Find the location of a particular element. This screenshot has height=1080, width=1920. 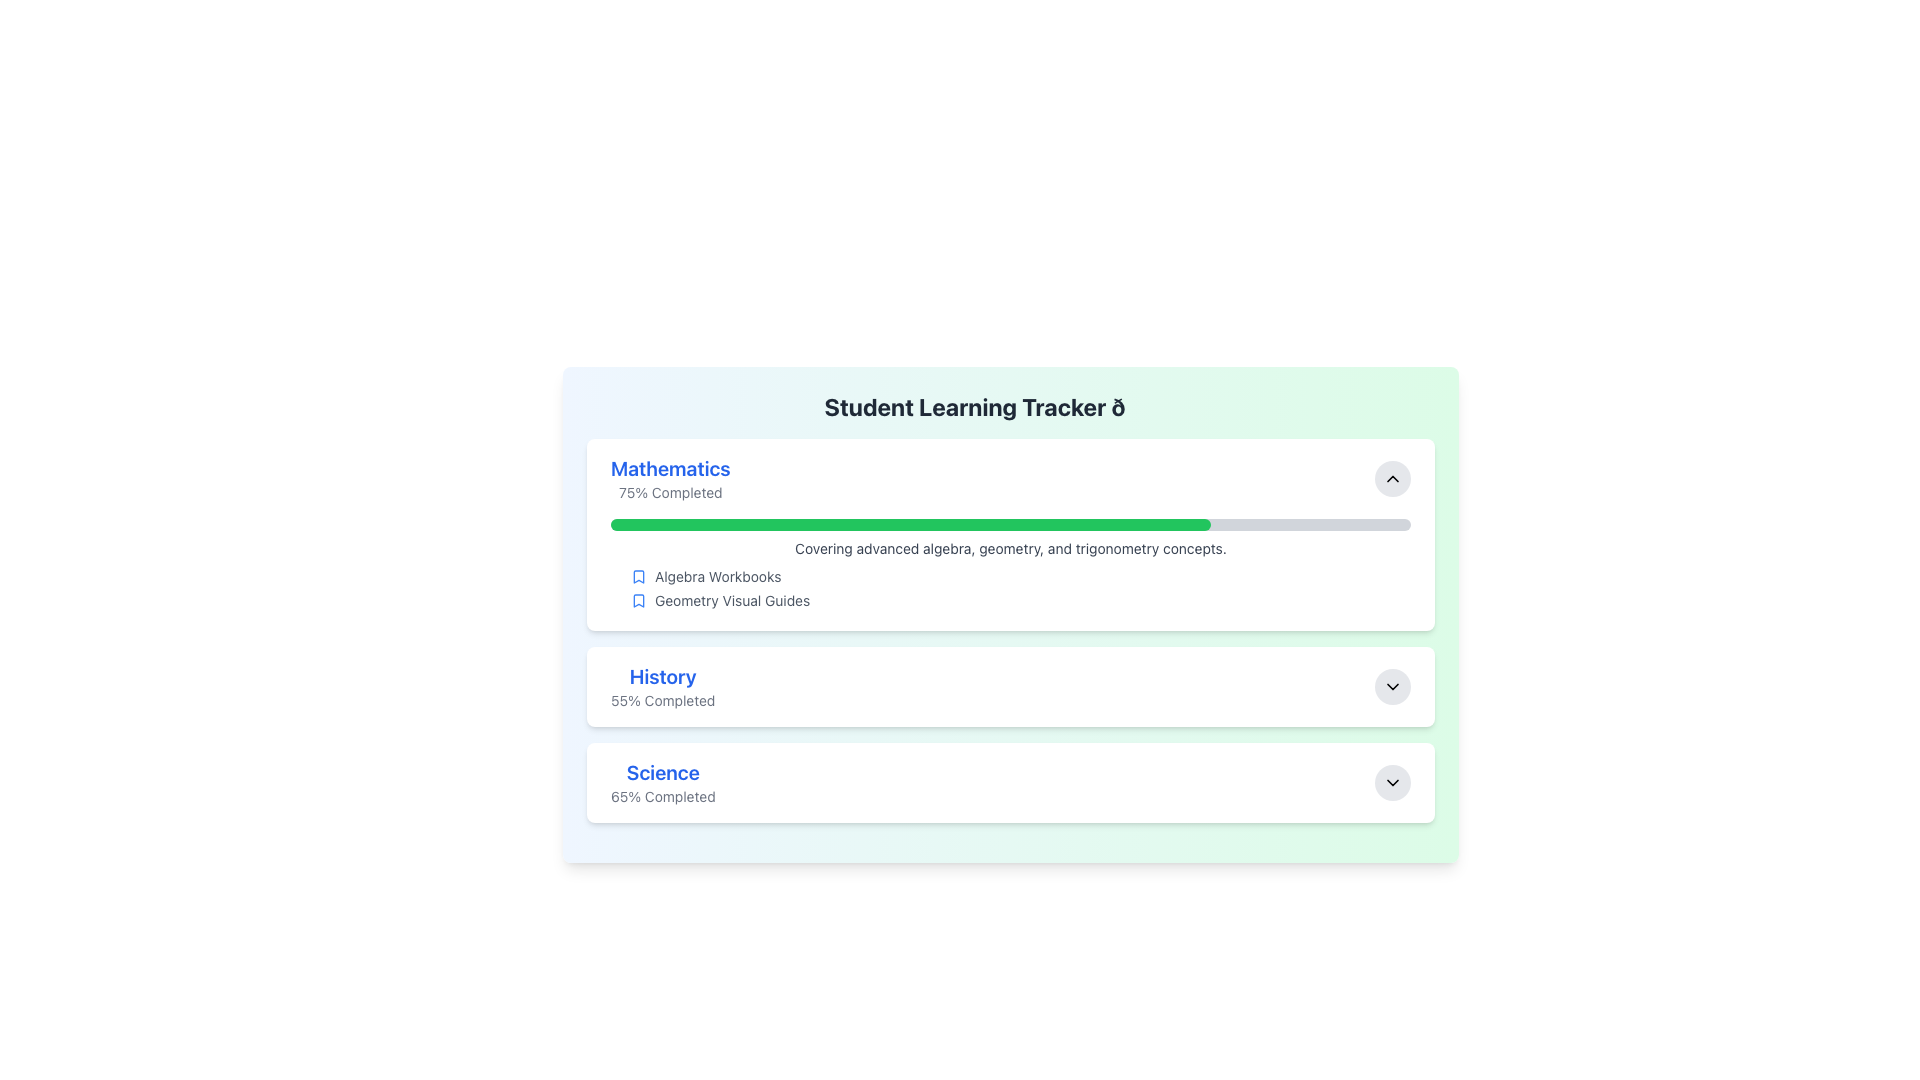

the text-based informational label displaying 'Mathematics' with the status '75% Completed' located in the top section of a segmented list is located at coordinates (670, 478).